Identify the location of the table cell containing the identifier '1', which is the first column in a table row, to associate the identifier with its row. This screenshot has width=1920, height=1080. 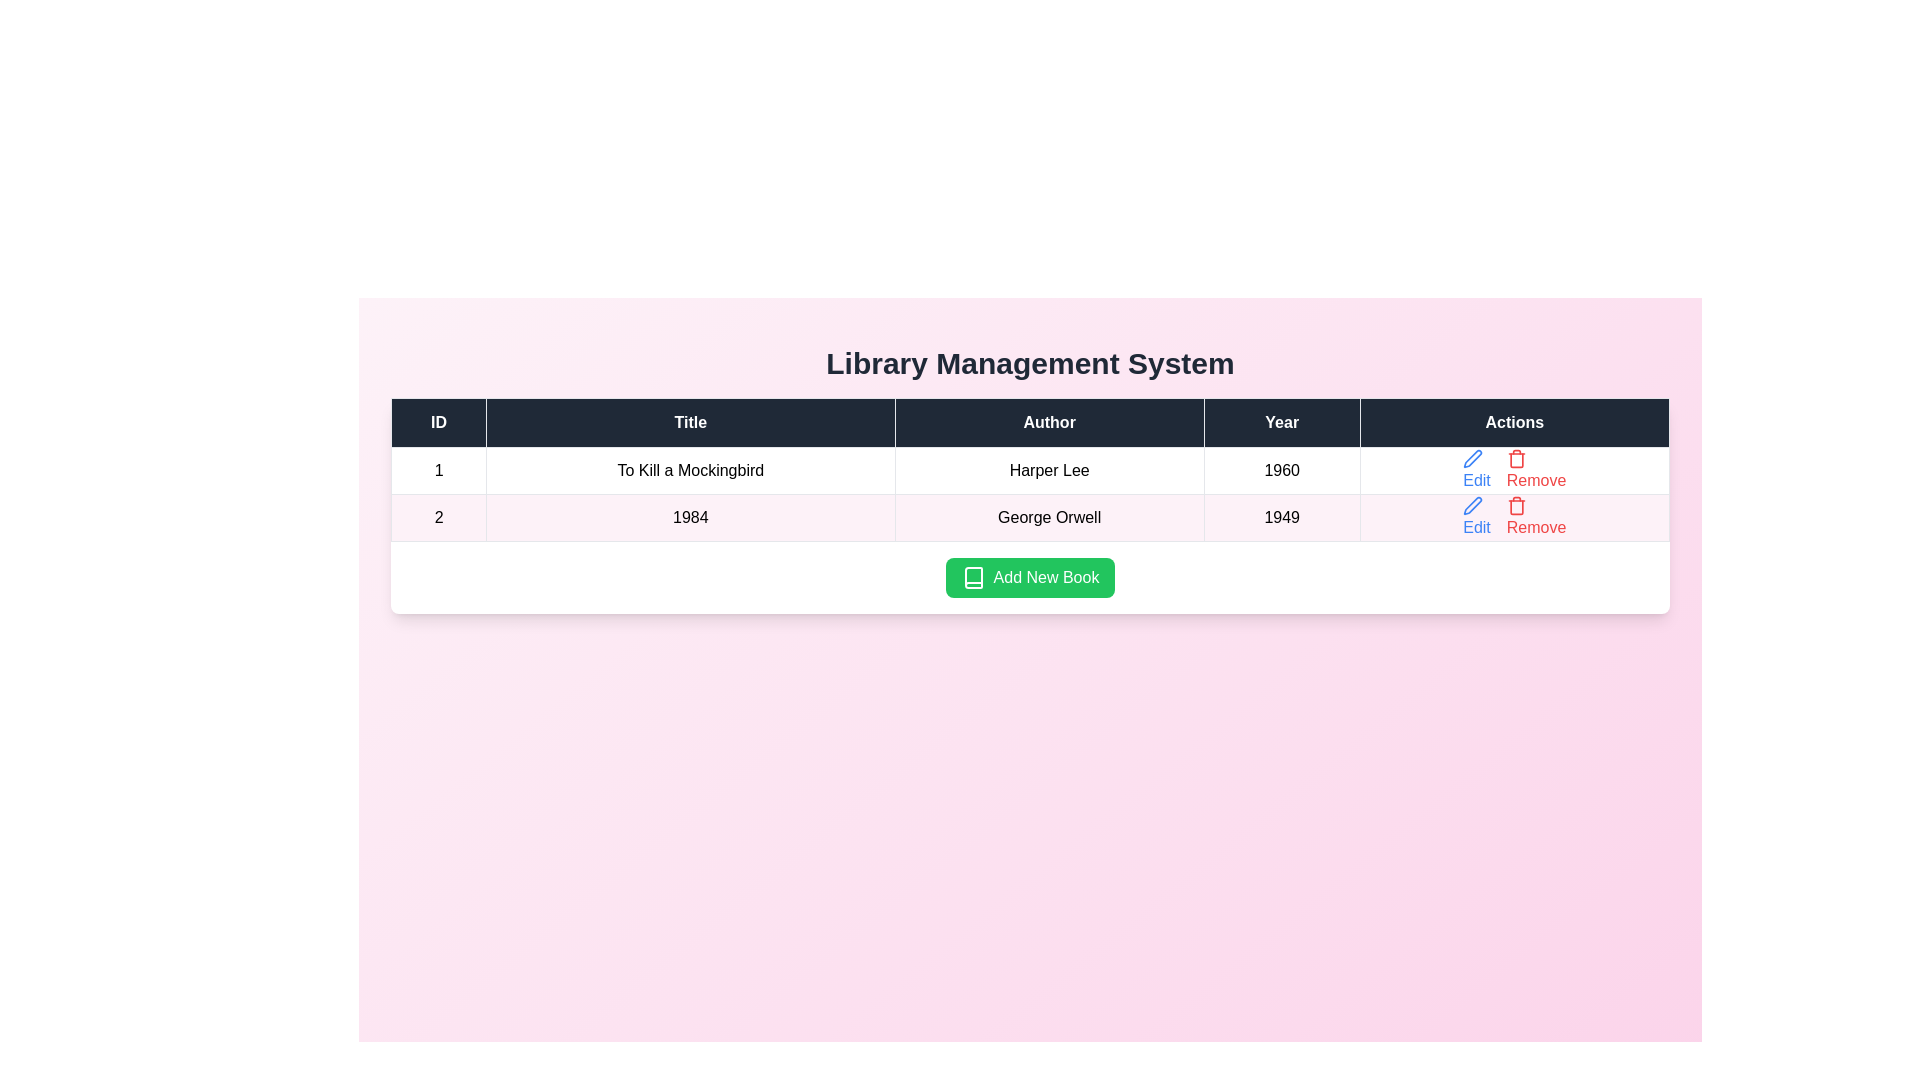
(438, 470).